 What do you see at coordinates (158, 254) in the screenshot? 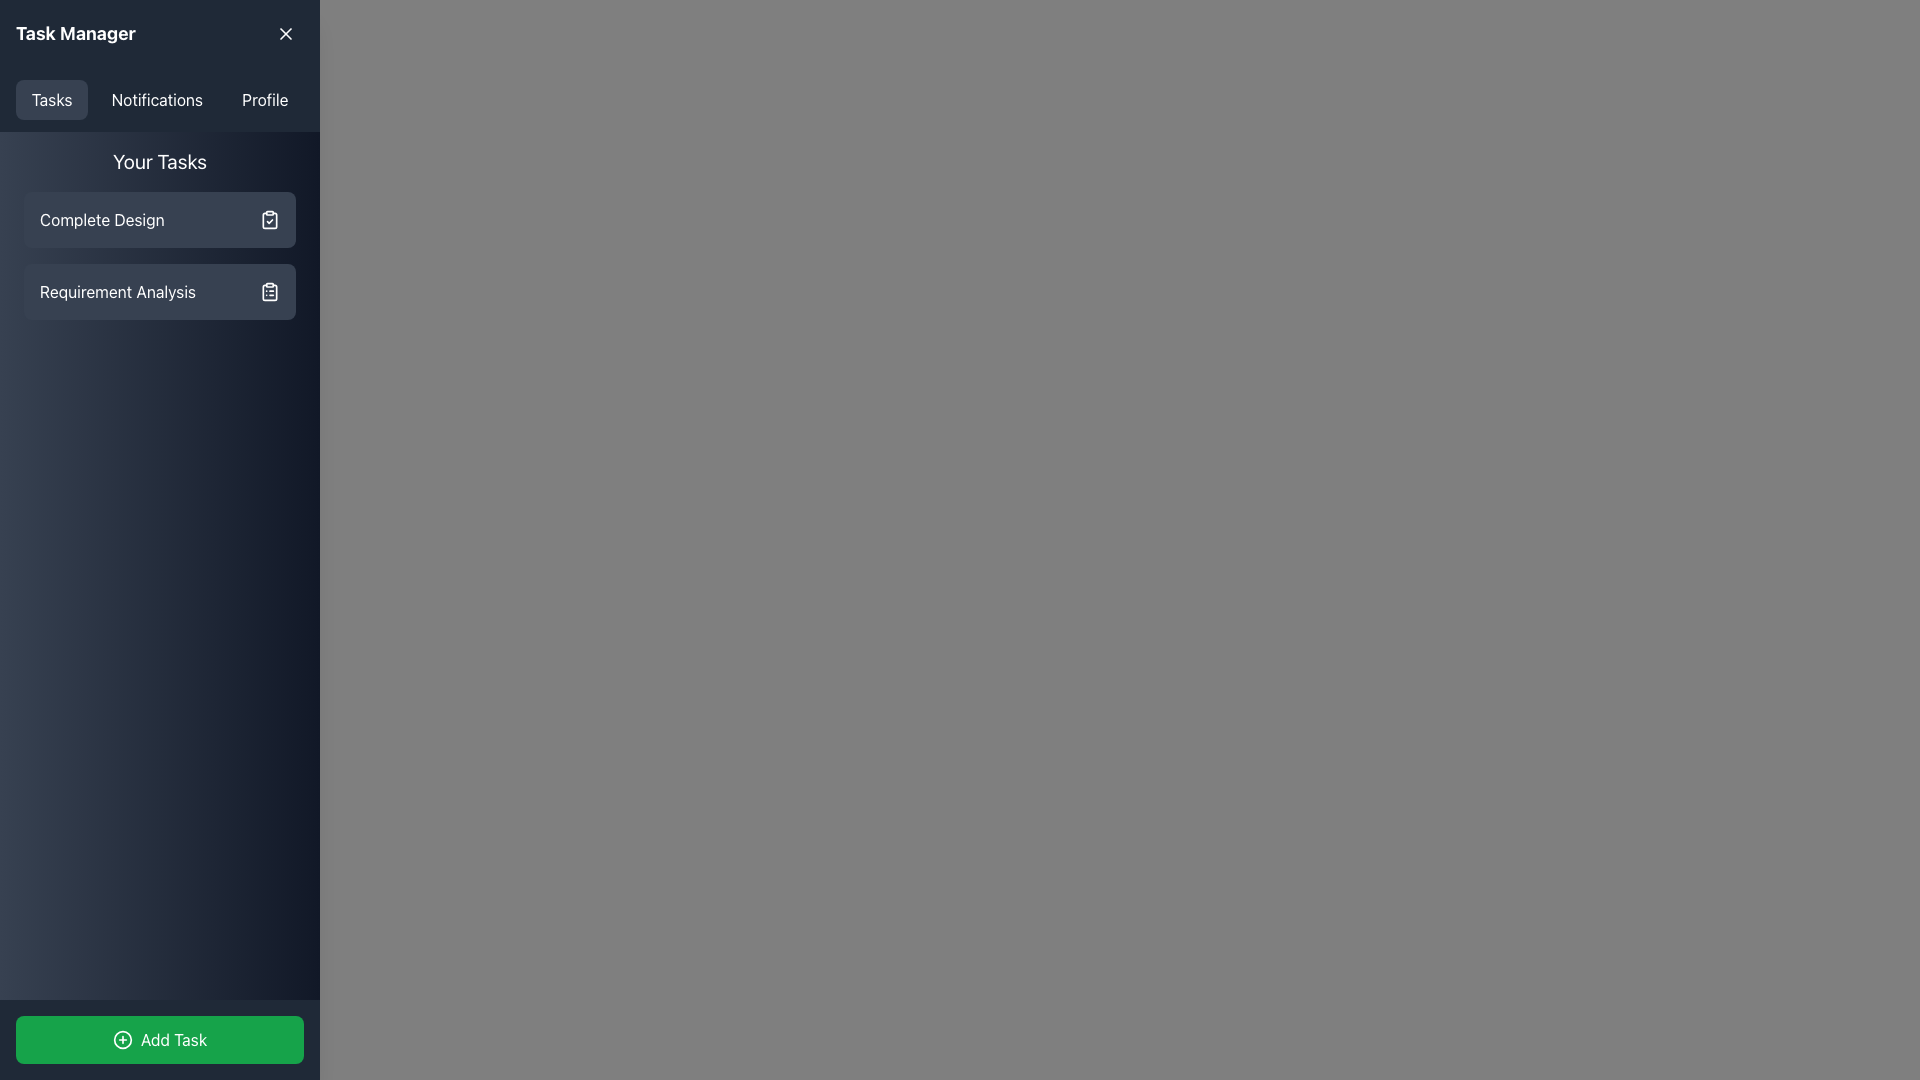
I see `the first task item in the 'Your Tasks' panel, which is positioned directly above 'Requirement Analysis'` at bounding box center [158, 254].